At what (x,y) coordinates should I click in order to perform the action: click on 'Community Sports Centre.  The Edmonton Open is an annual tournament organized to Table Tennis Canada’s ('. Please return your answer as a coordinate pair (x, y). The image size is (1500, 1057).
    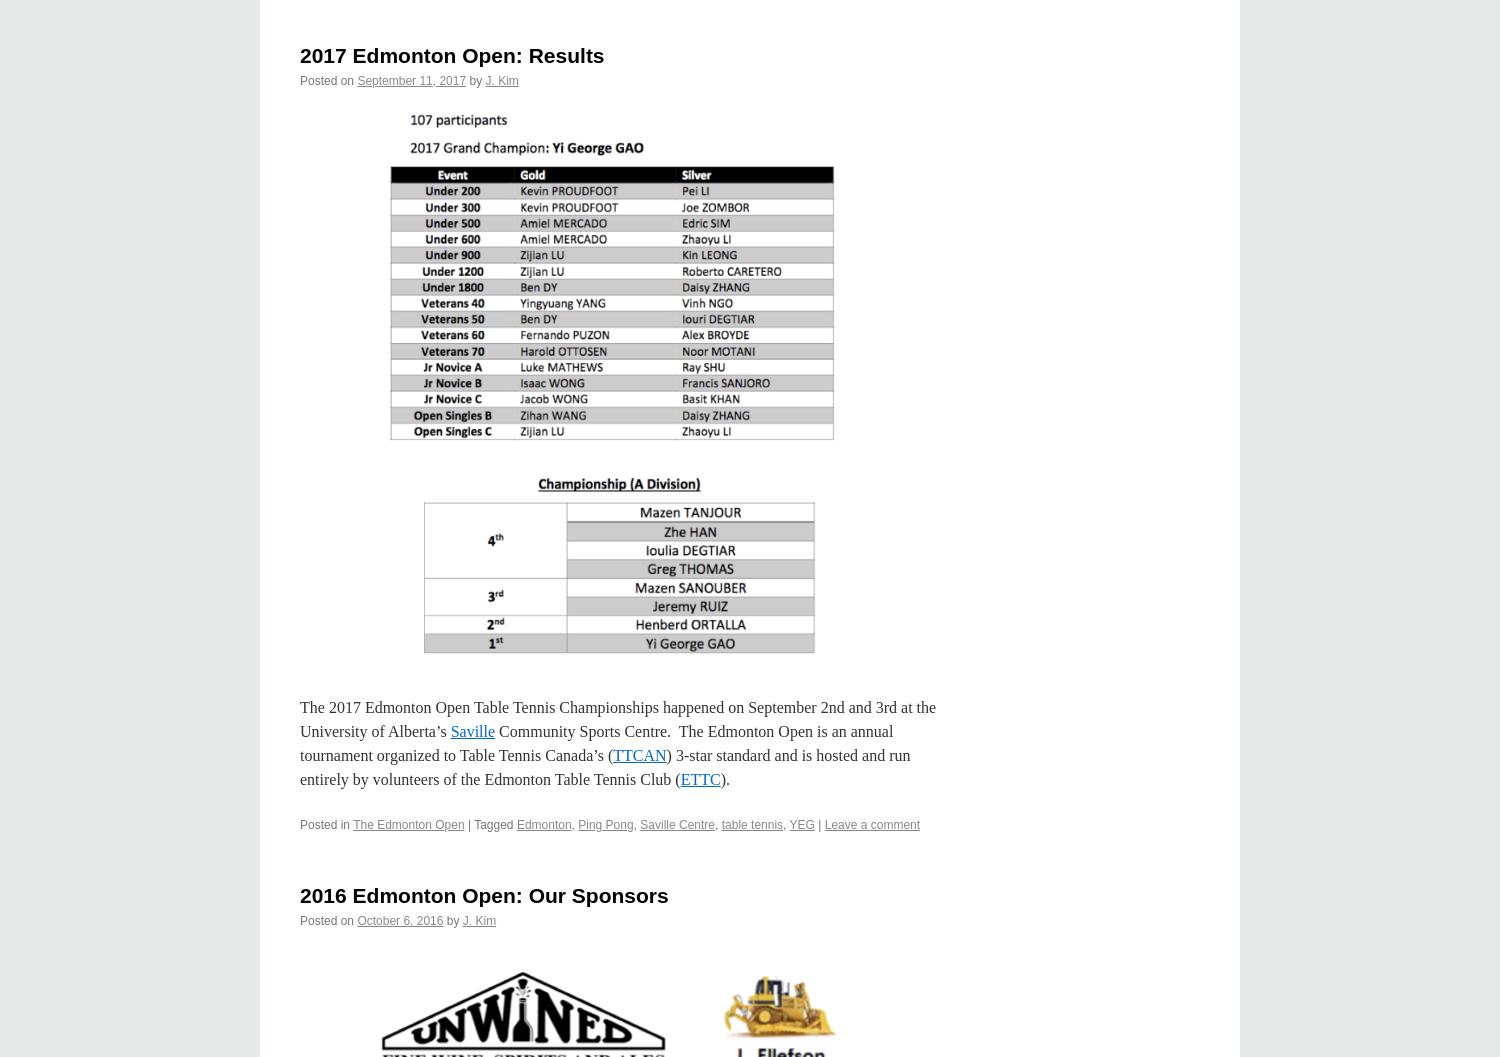
    Looking at the image, I should click on (595, 741).